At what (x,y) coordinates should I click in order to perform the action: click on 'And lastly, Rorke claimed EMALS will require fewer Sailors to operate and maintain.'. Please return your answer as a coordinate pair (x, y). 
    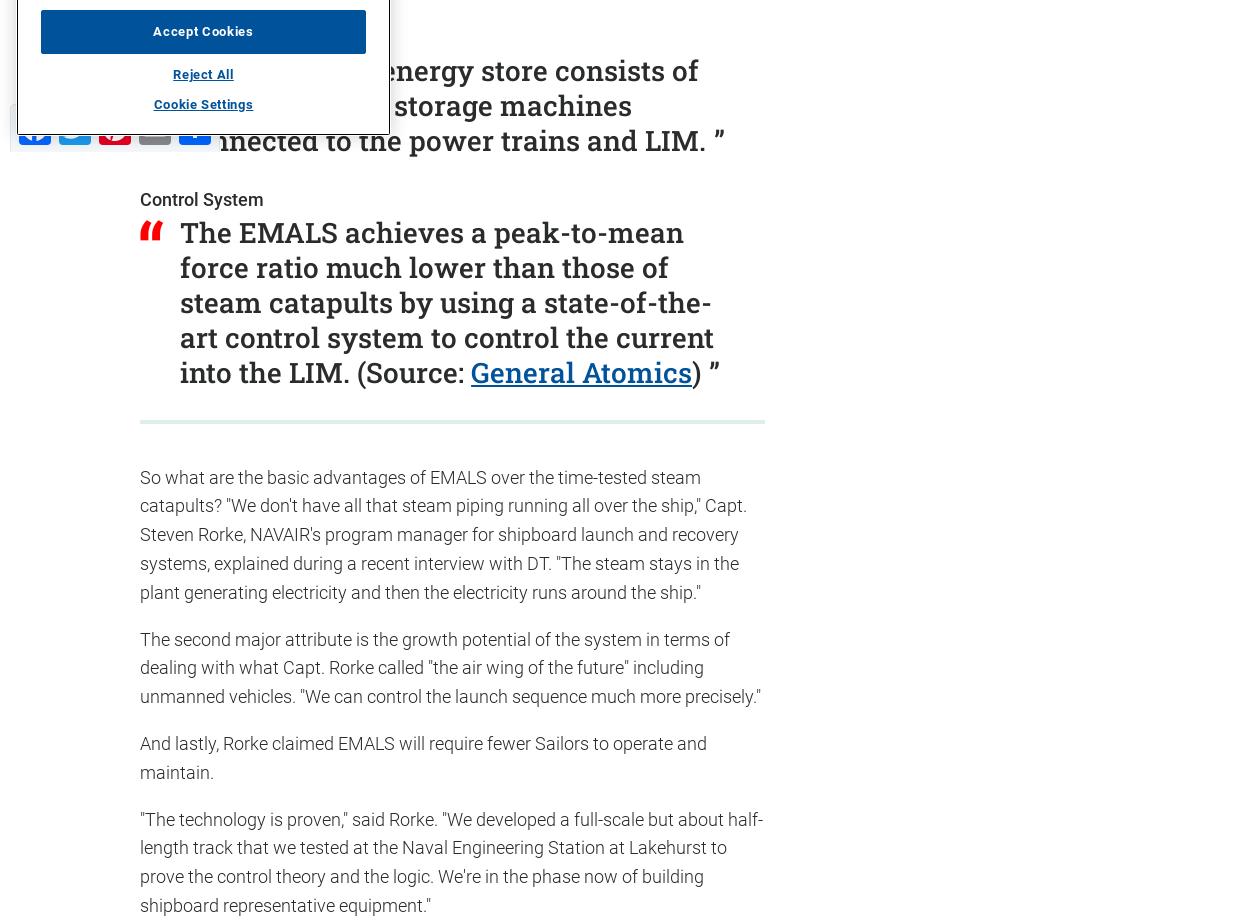
    Looking at the image, I should click on (423, 757).